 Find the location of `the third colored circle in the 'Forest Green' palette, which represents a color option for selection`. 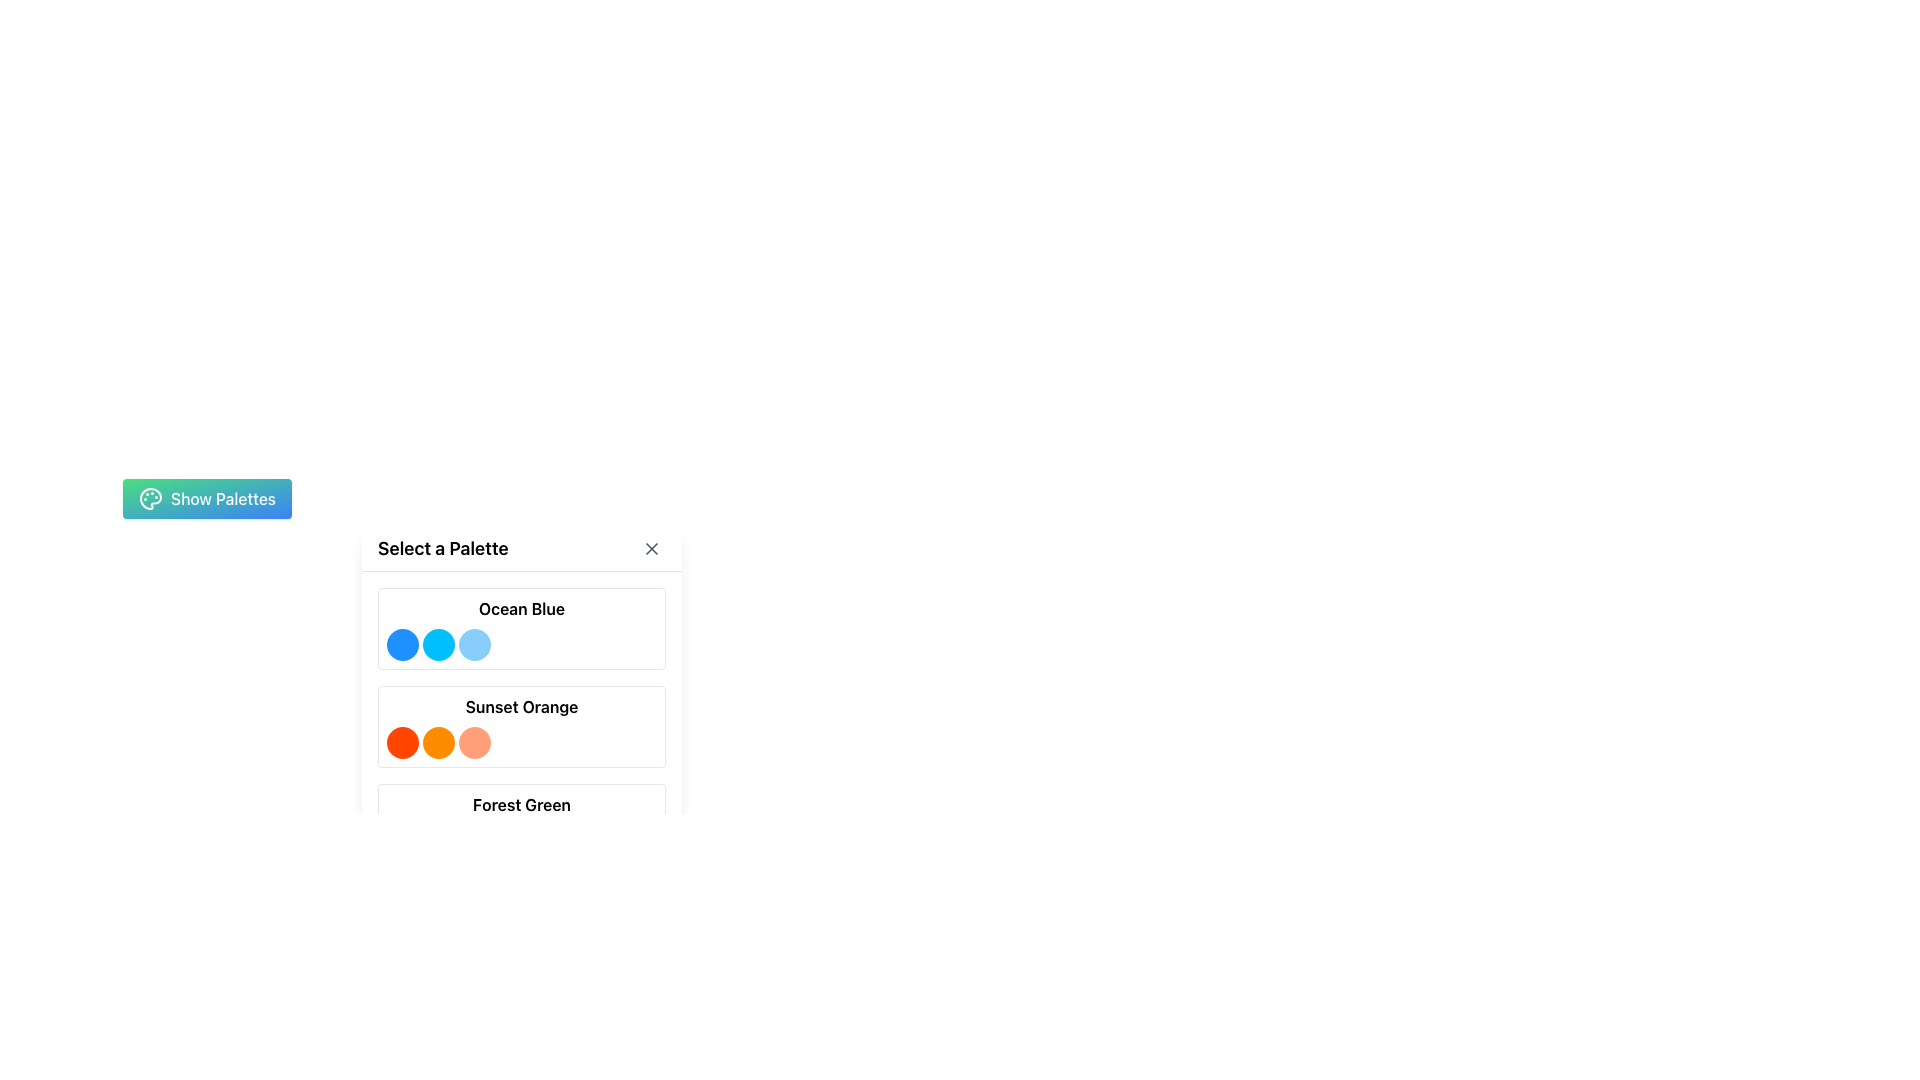

the third colored circle in the 'Forest Green' palette, which represents a color option for selection is located at coordinates (474, 840).